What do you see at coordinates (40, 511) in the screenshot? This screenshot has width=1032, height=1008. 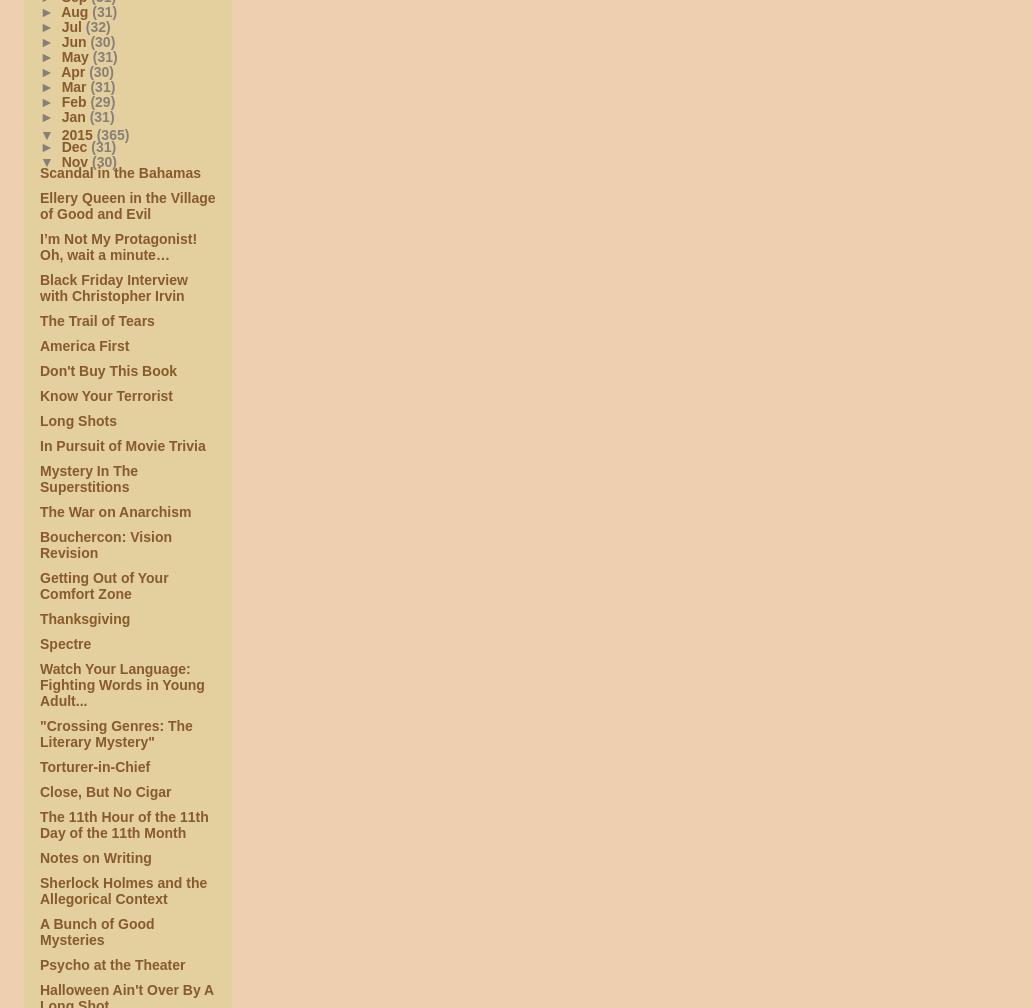 I see `'The War on Anarchism'` at bounding box center [40, 511].